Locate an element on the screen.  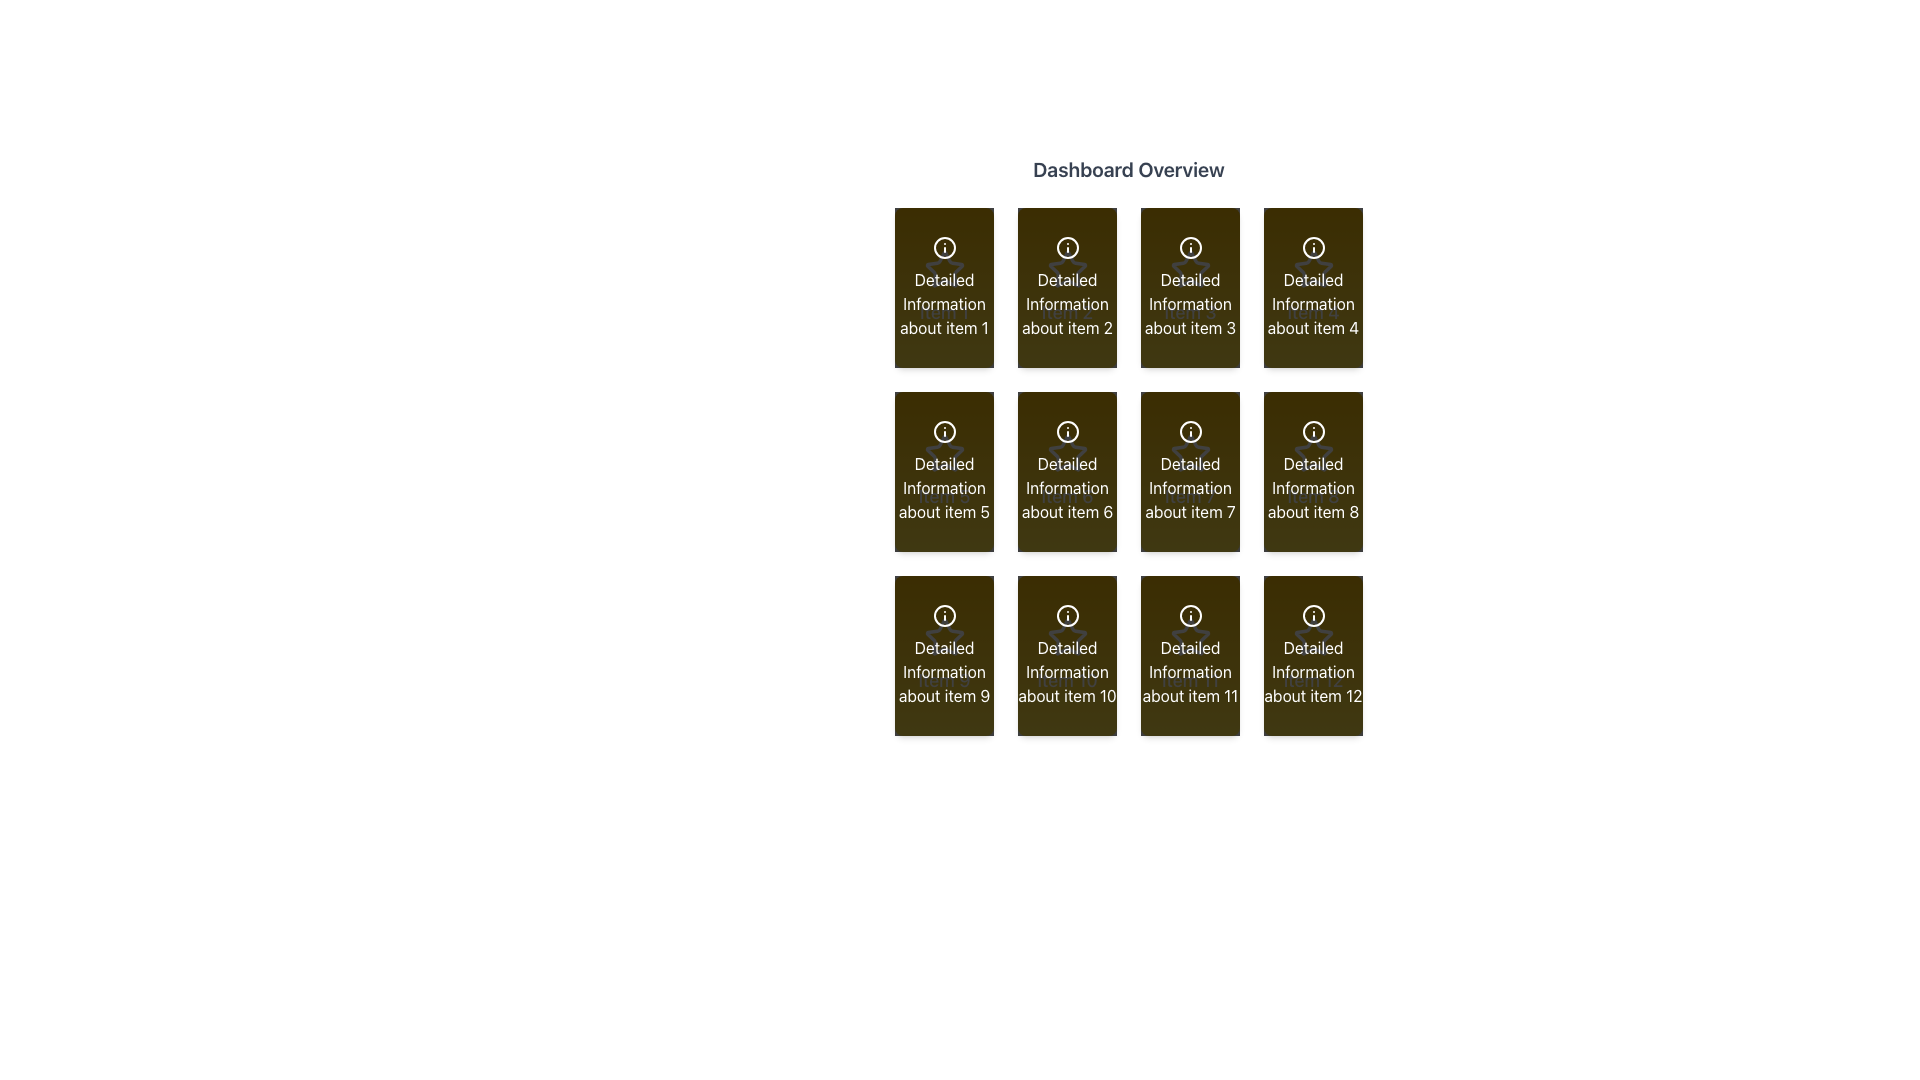
the star-shaped decorative or status-indicating icon located above the text on the 'Item 1' card in the top-left corner of the grid is located at coordinates (943, 270).